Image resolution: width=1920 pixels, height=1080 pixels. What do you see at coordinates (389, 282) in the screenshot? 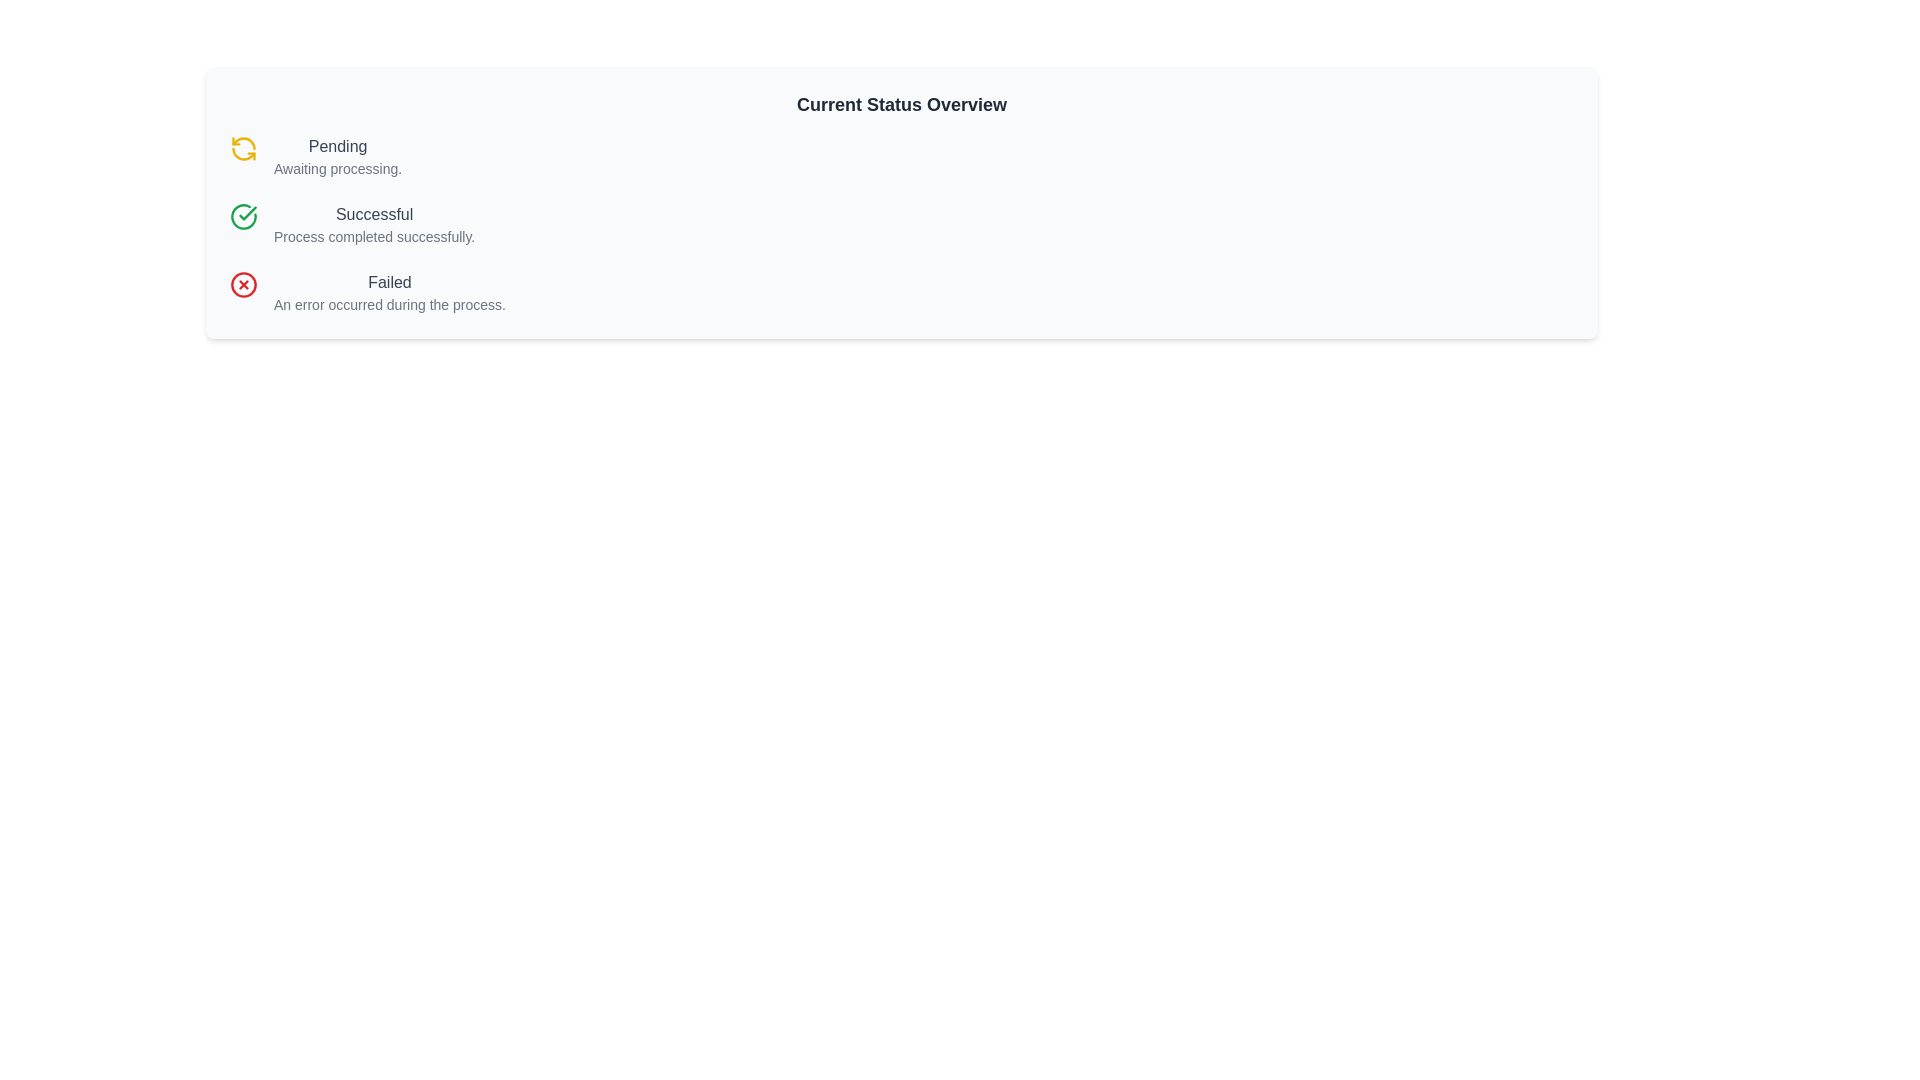
I see `the prominent 'failed status' text label to potentially display tooltips or additional information` at bounding box center [389, 282].